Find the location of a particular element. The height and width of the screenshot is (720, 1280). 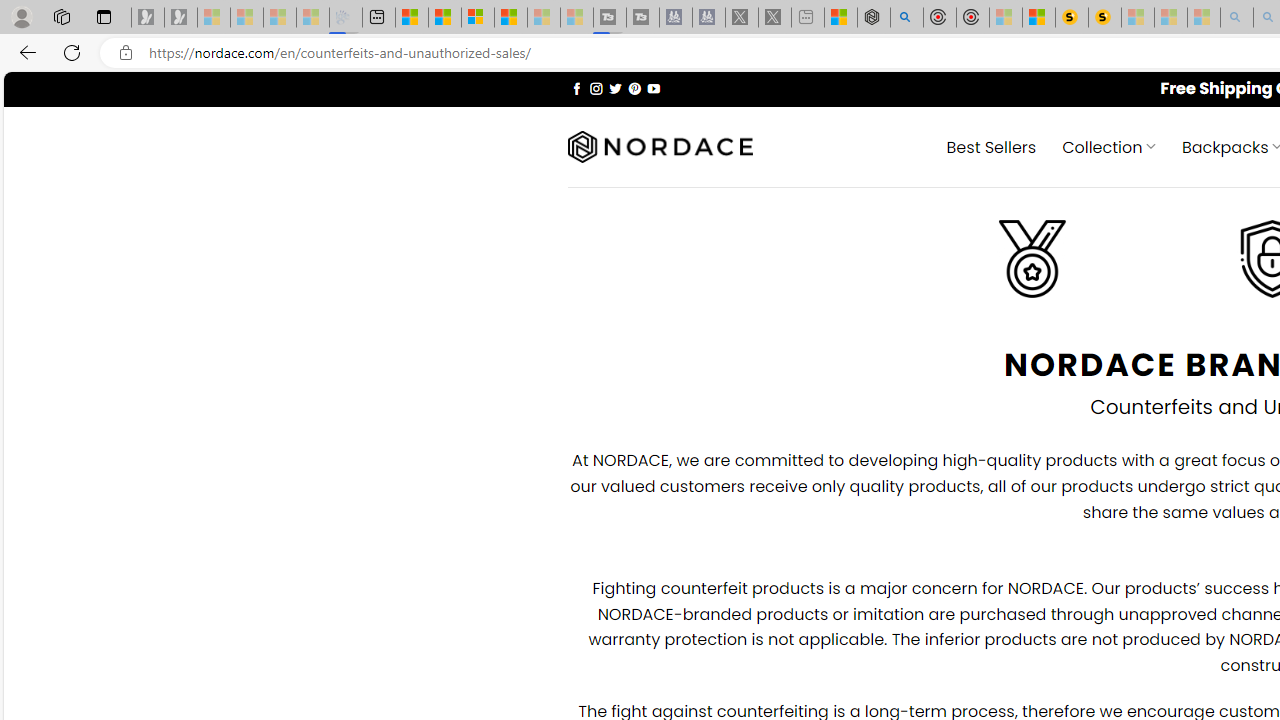

'Follow on YouTube' is located at coordinates (653, 87).